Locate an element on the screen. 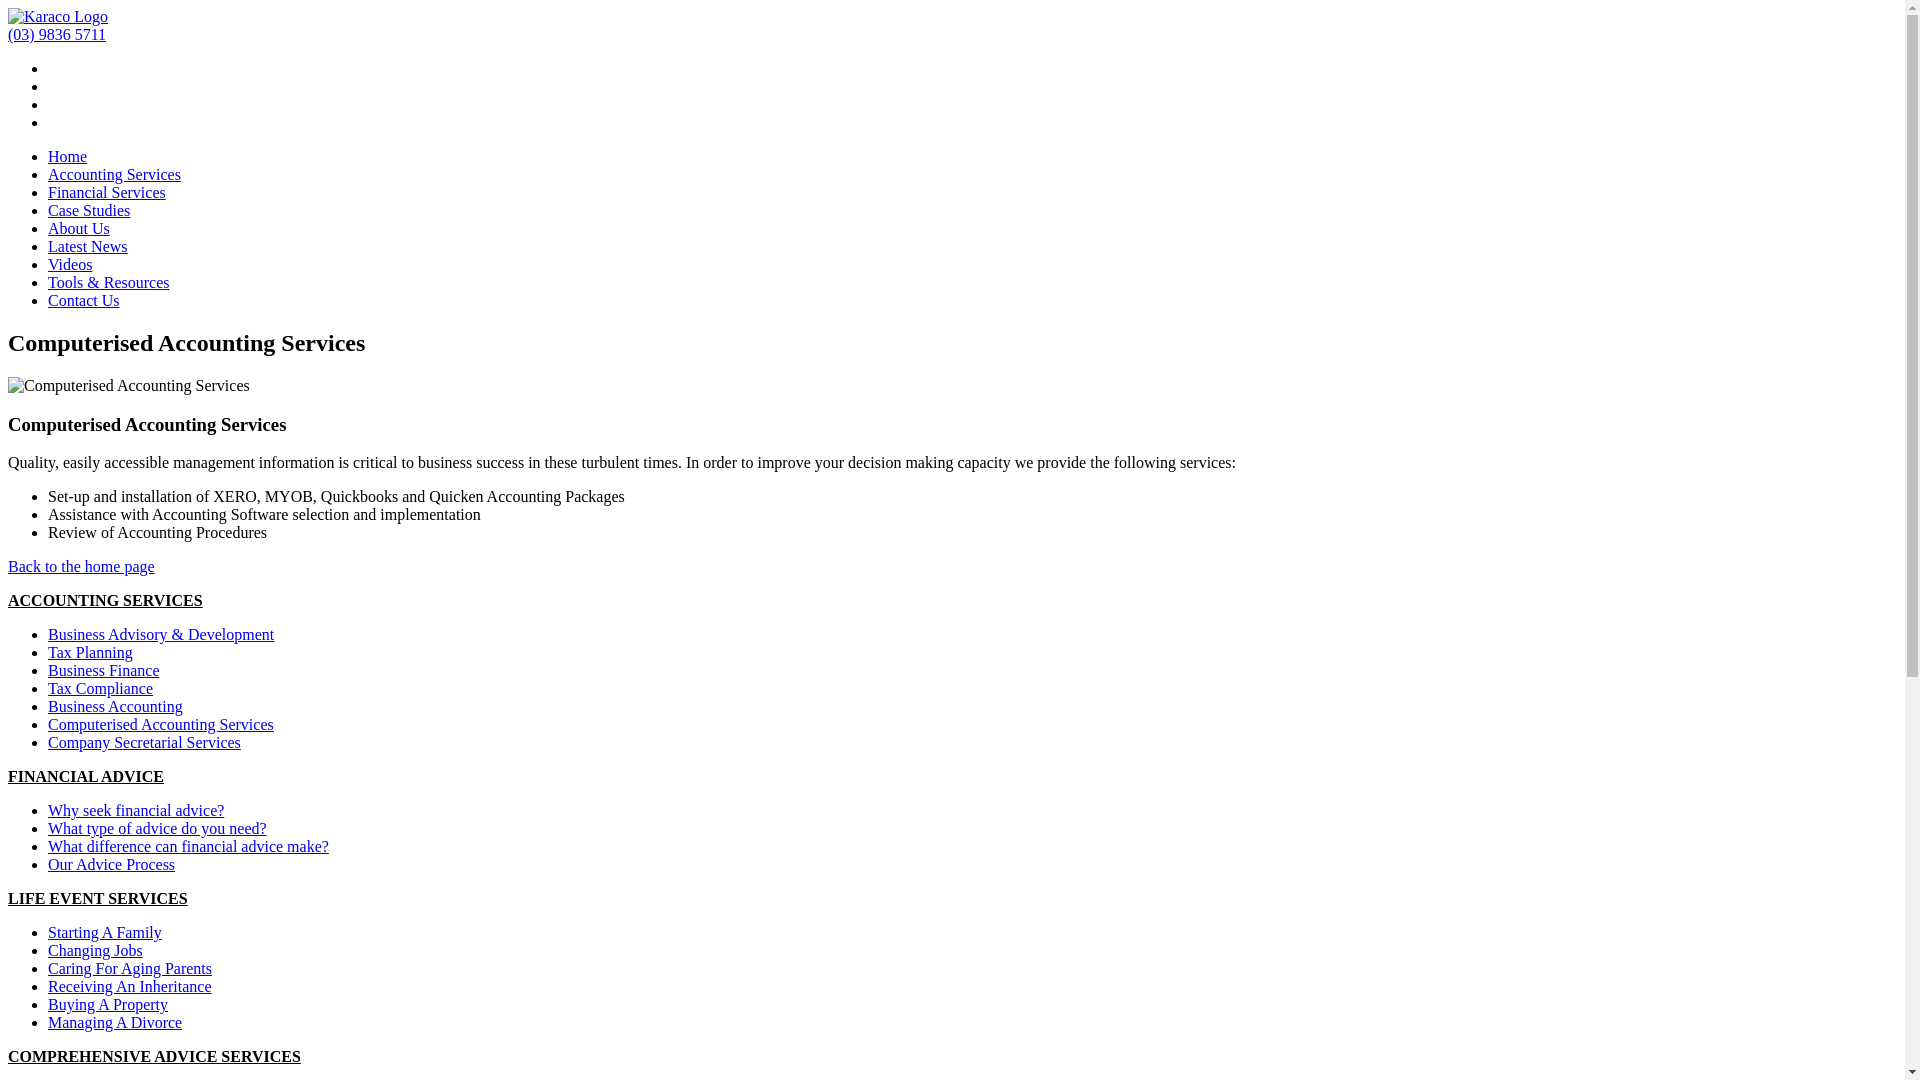  'Back to the home page' is located at coordinates (80, 566).